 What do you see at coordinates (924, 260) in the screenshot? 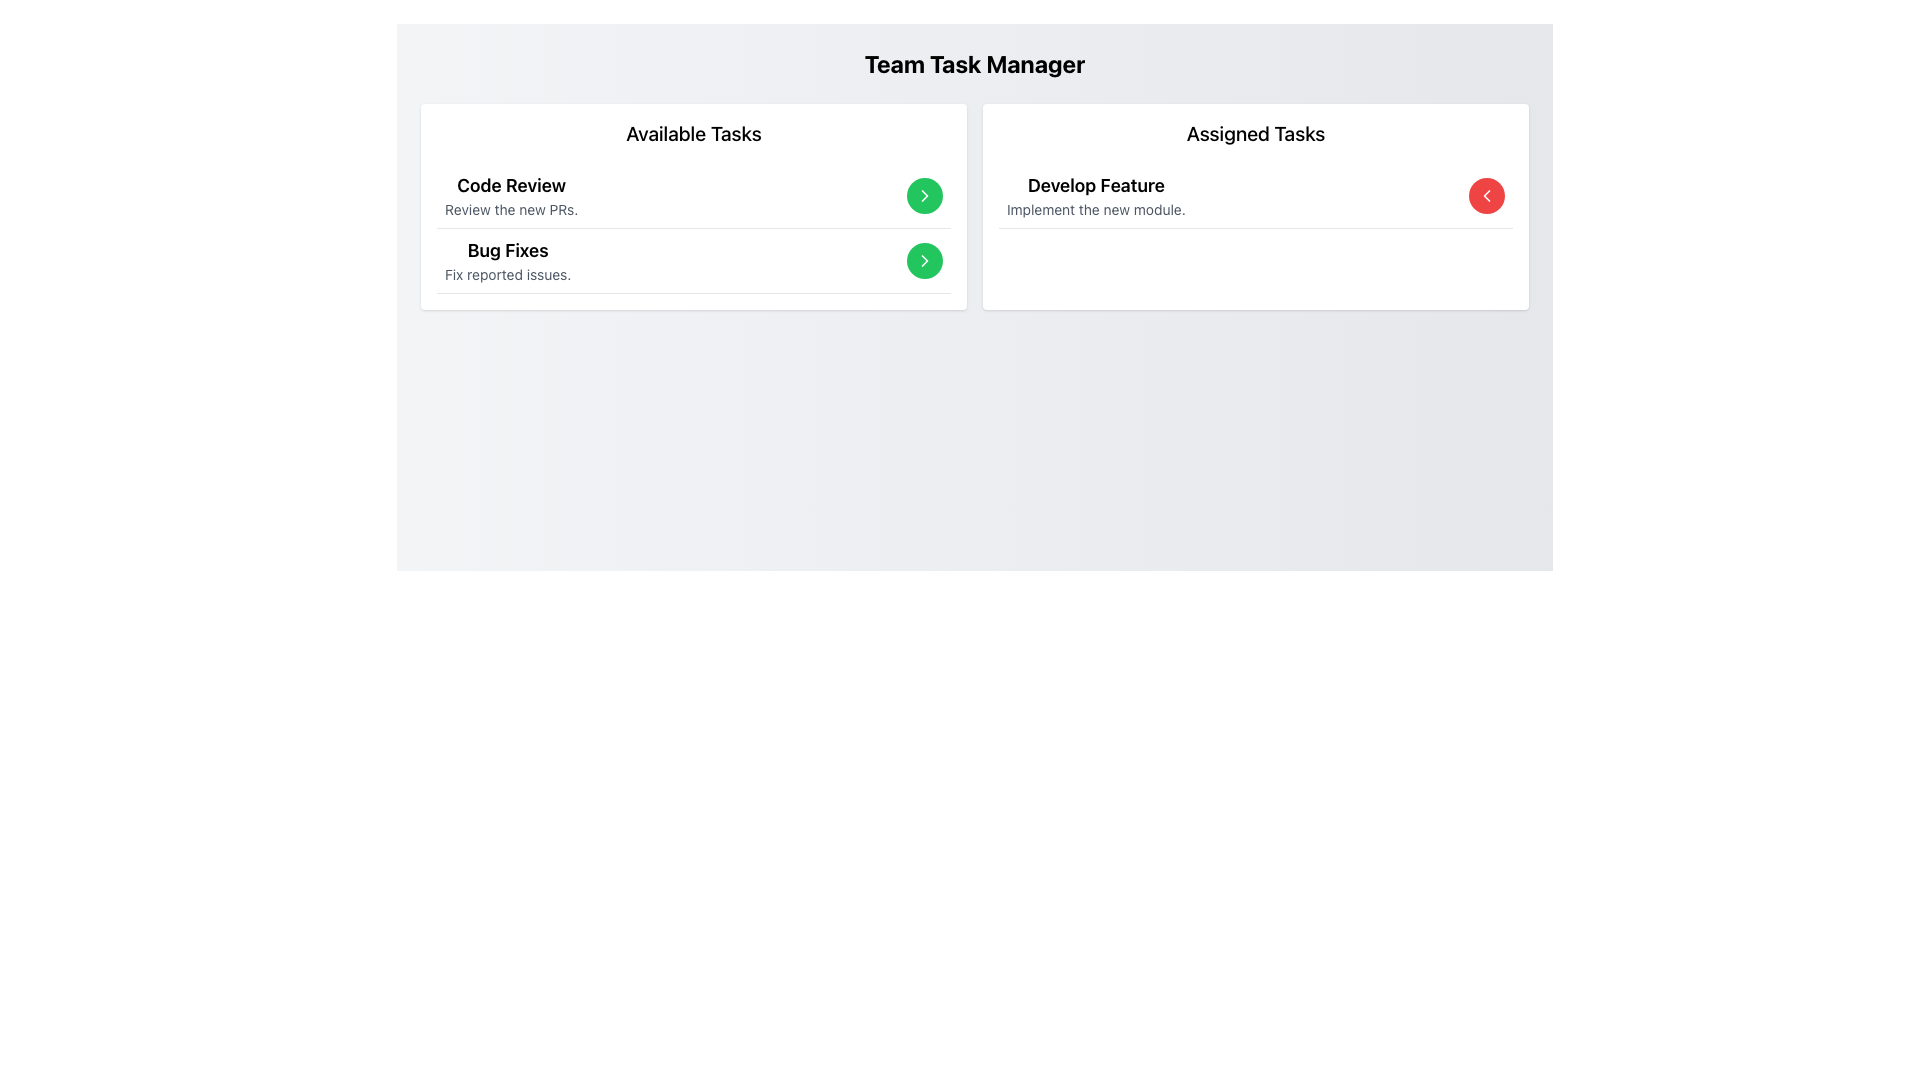
I see `the circular green button with a white right-facing chevron icon in the 'Available Tasks' section` at bounding box center [924, 260].